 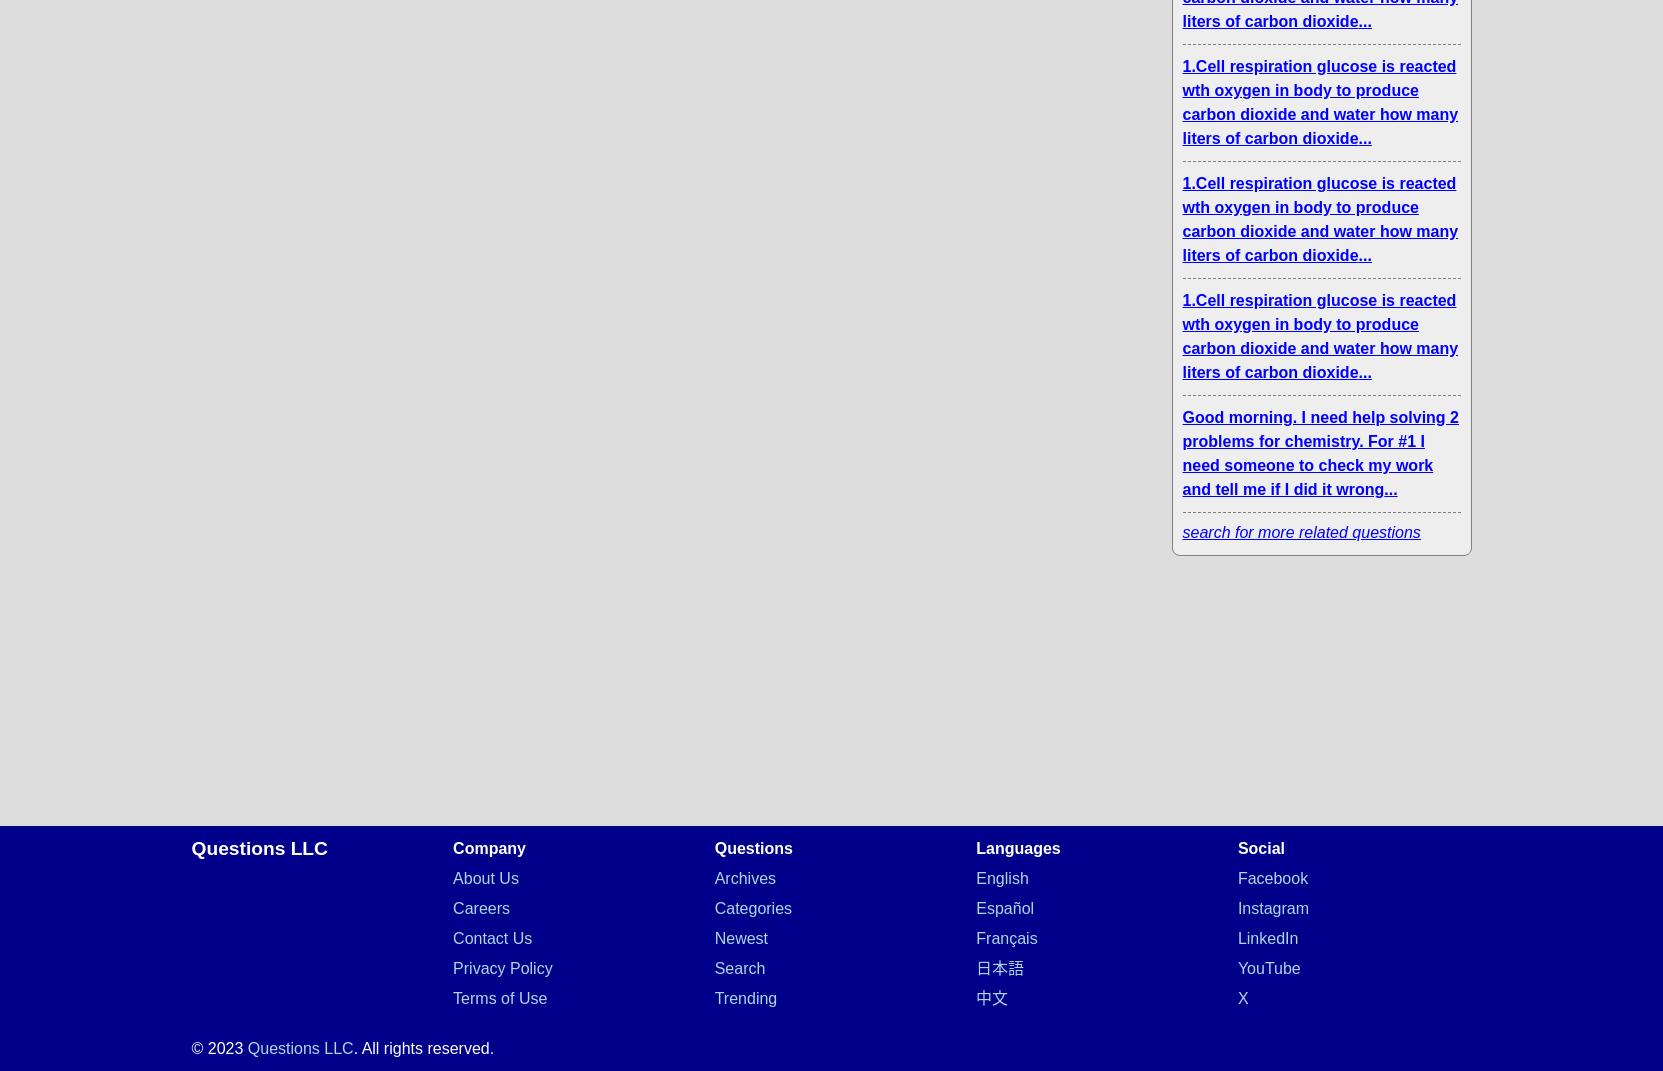 I want to click on 'Company', so click(x=488, y=848).